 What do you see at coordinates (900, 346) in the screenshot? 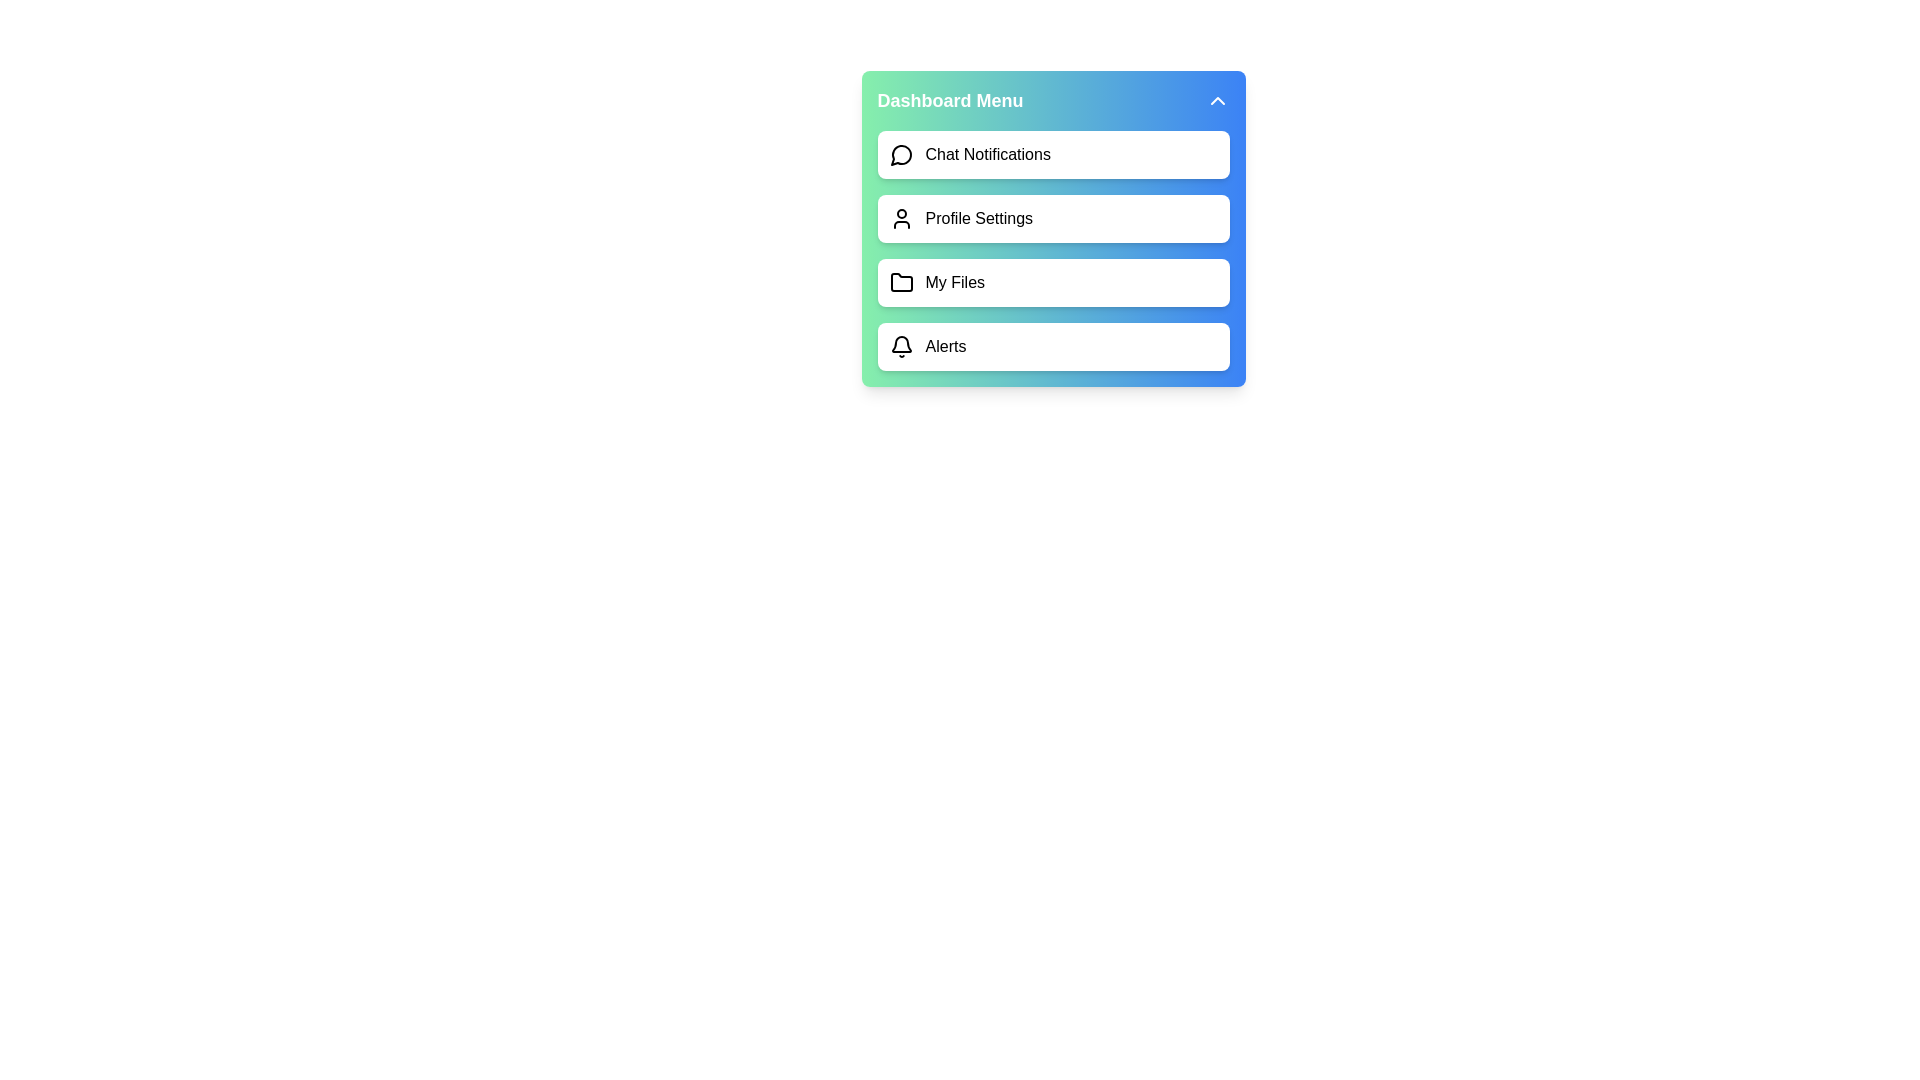
I see `the icon corresponding to Alerts` at bounding box center [900, 346].